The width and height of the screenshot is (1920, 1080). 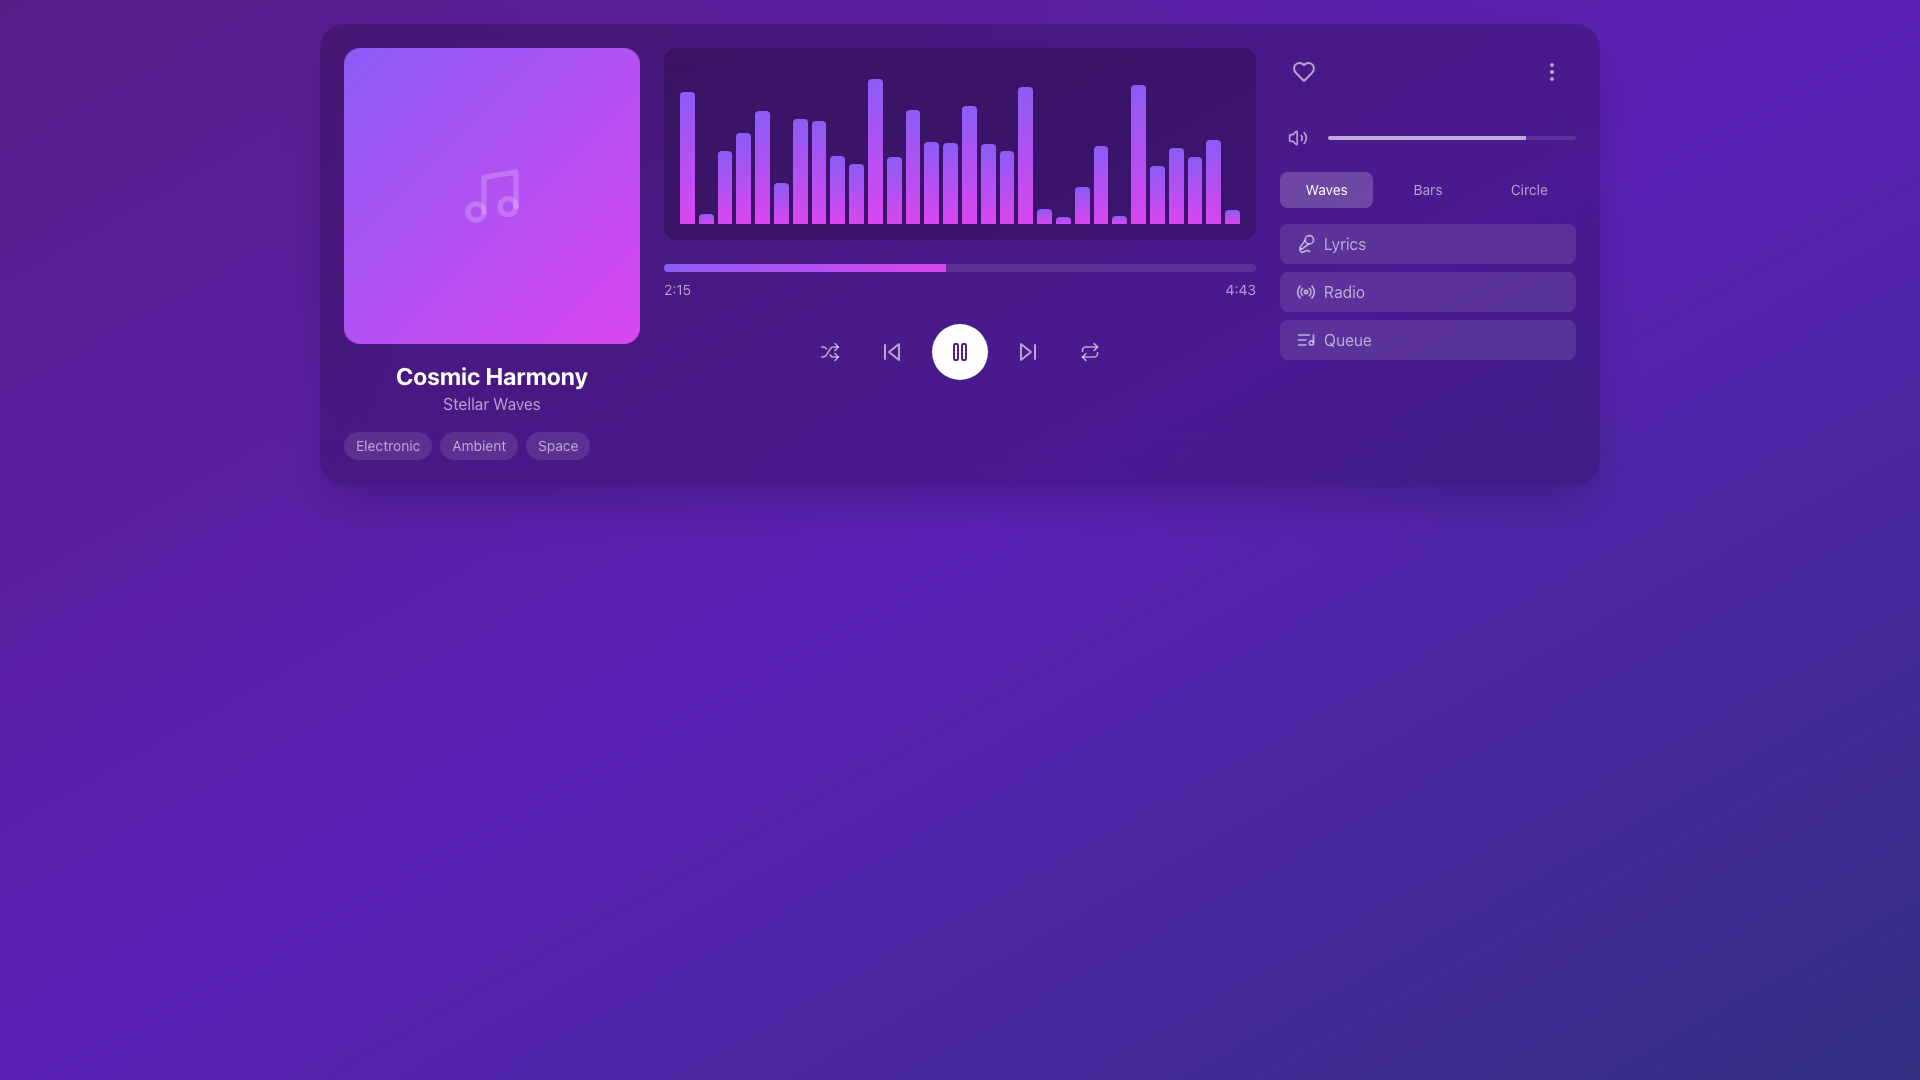 I want to click on the Progress Indicator which visually represents the current volume level within the top-right section of the interface, so click(x=1426, y=137).